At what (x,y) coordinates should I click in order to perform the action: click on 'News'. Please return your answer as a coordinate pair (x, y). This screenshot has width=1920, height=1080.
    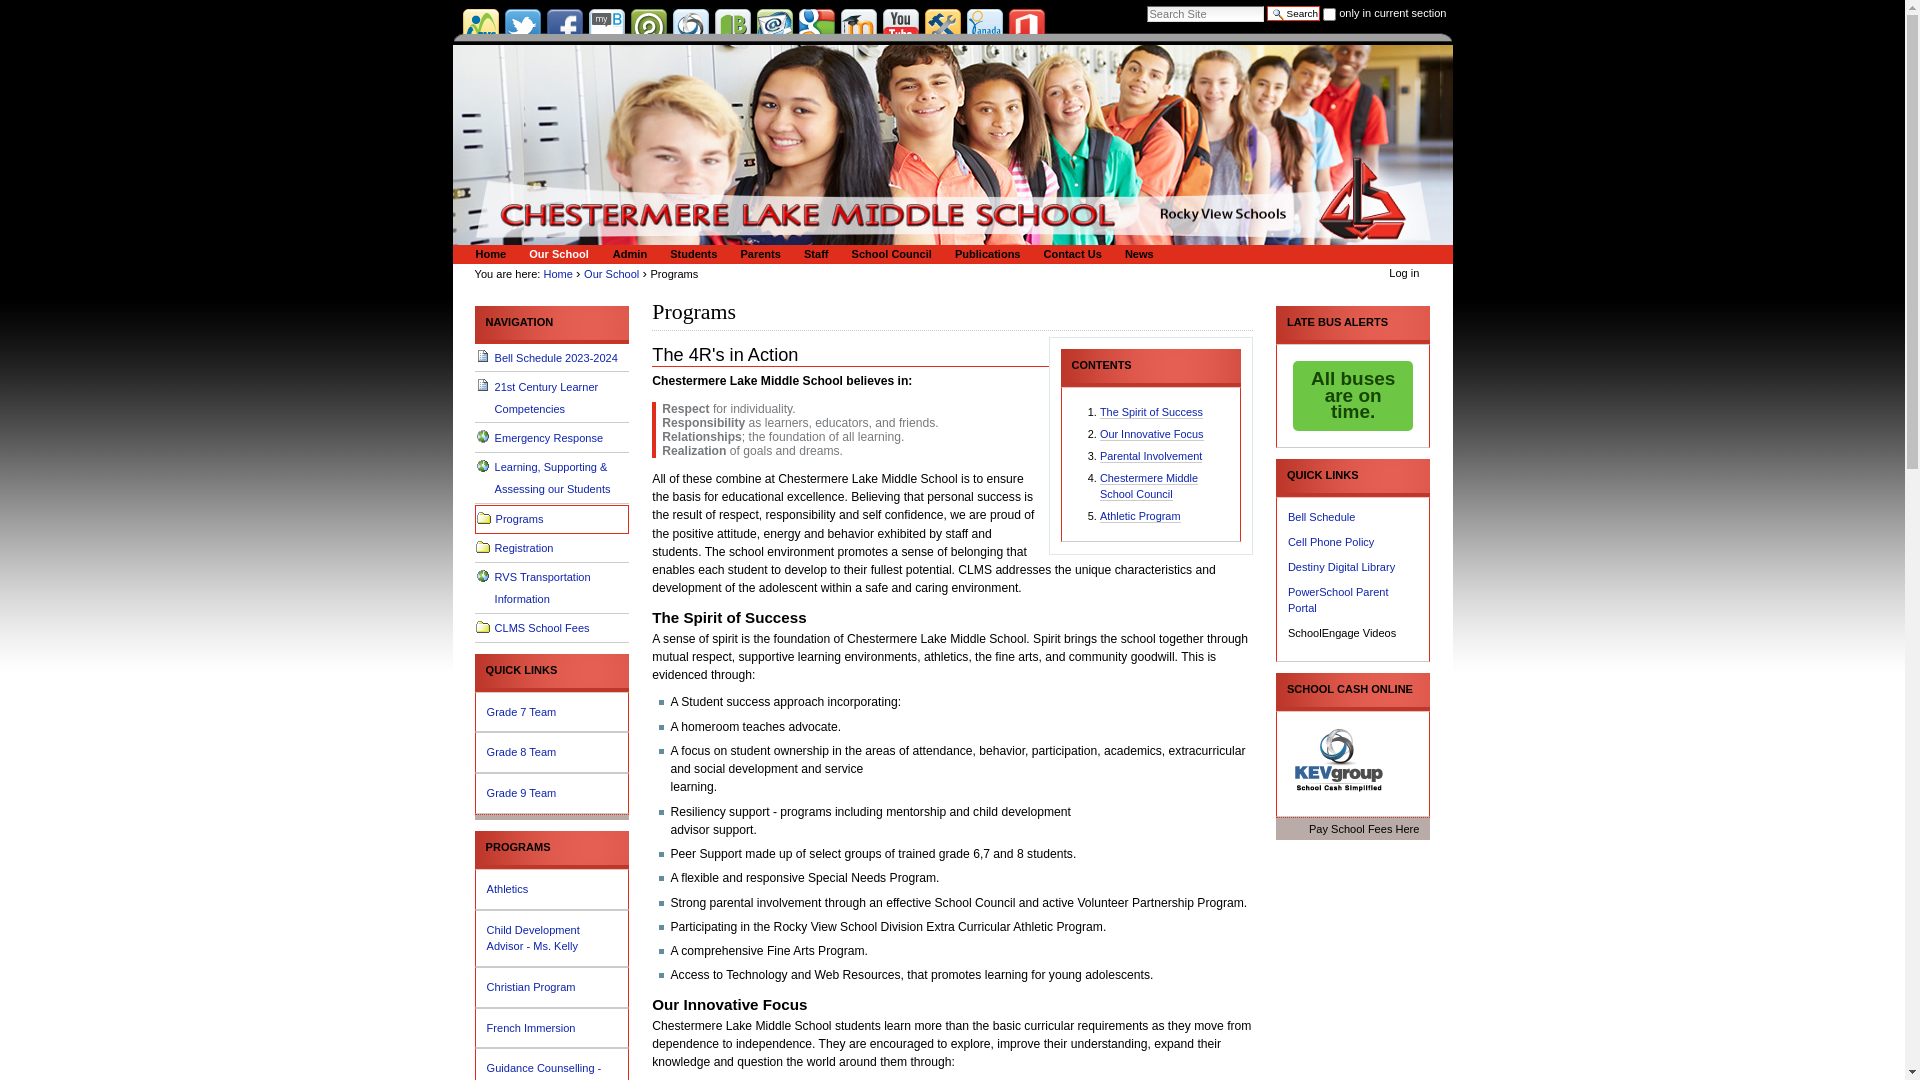
    Looking at the image, I should click on (1136, 253).